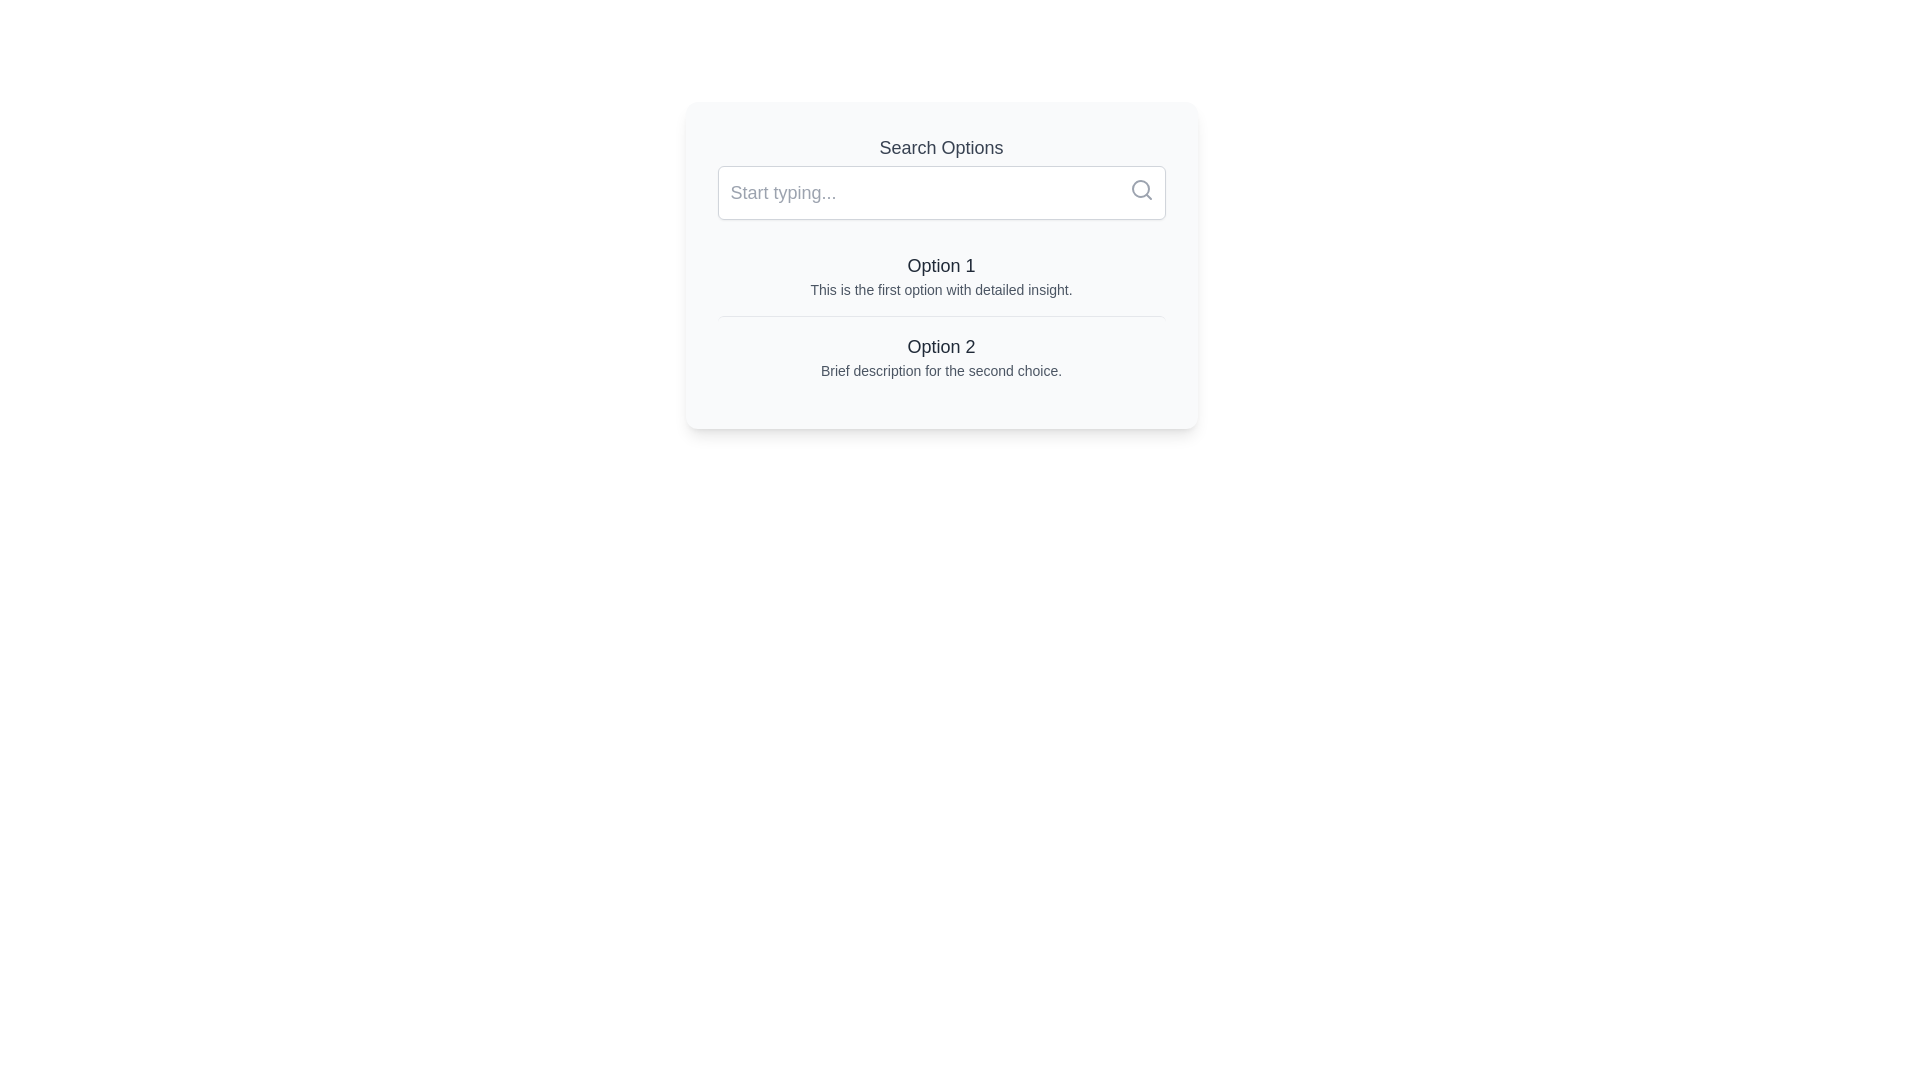  Describe the element at coordinates (940, 146) in the screenshot. I see `the 'Search Options' label, which is a block of text styled in a large gray font` at that location.